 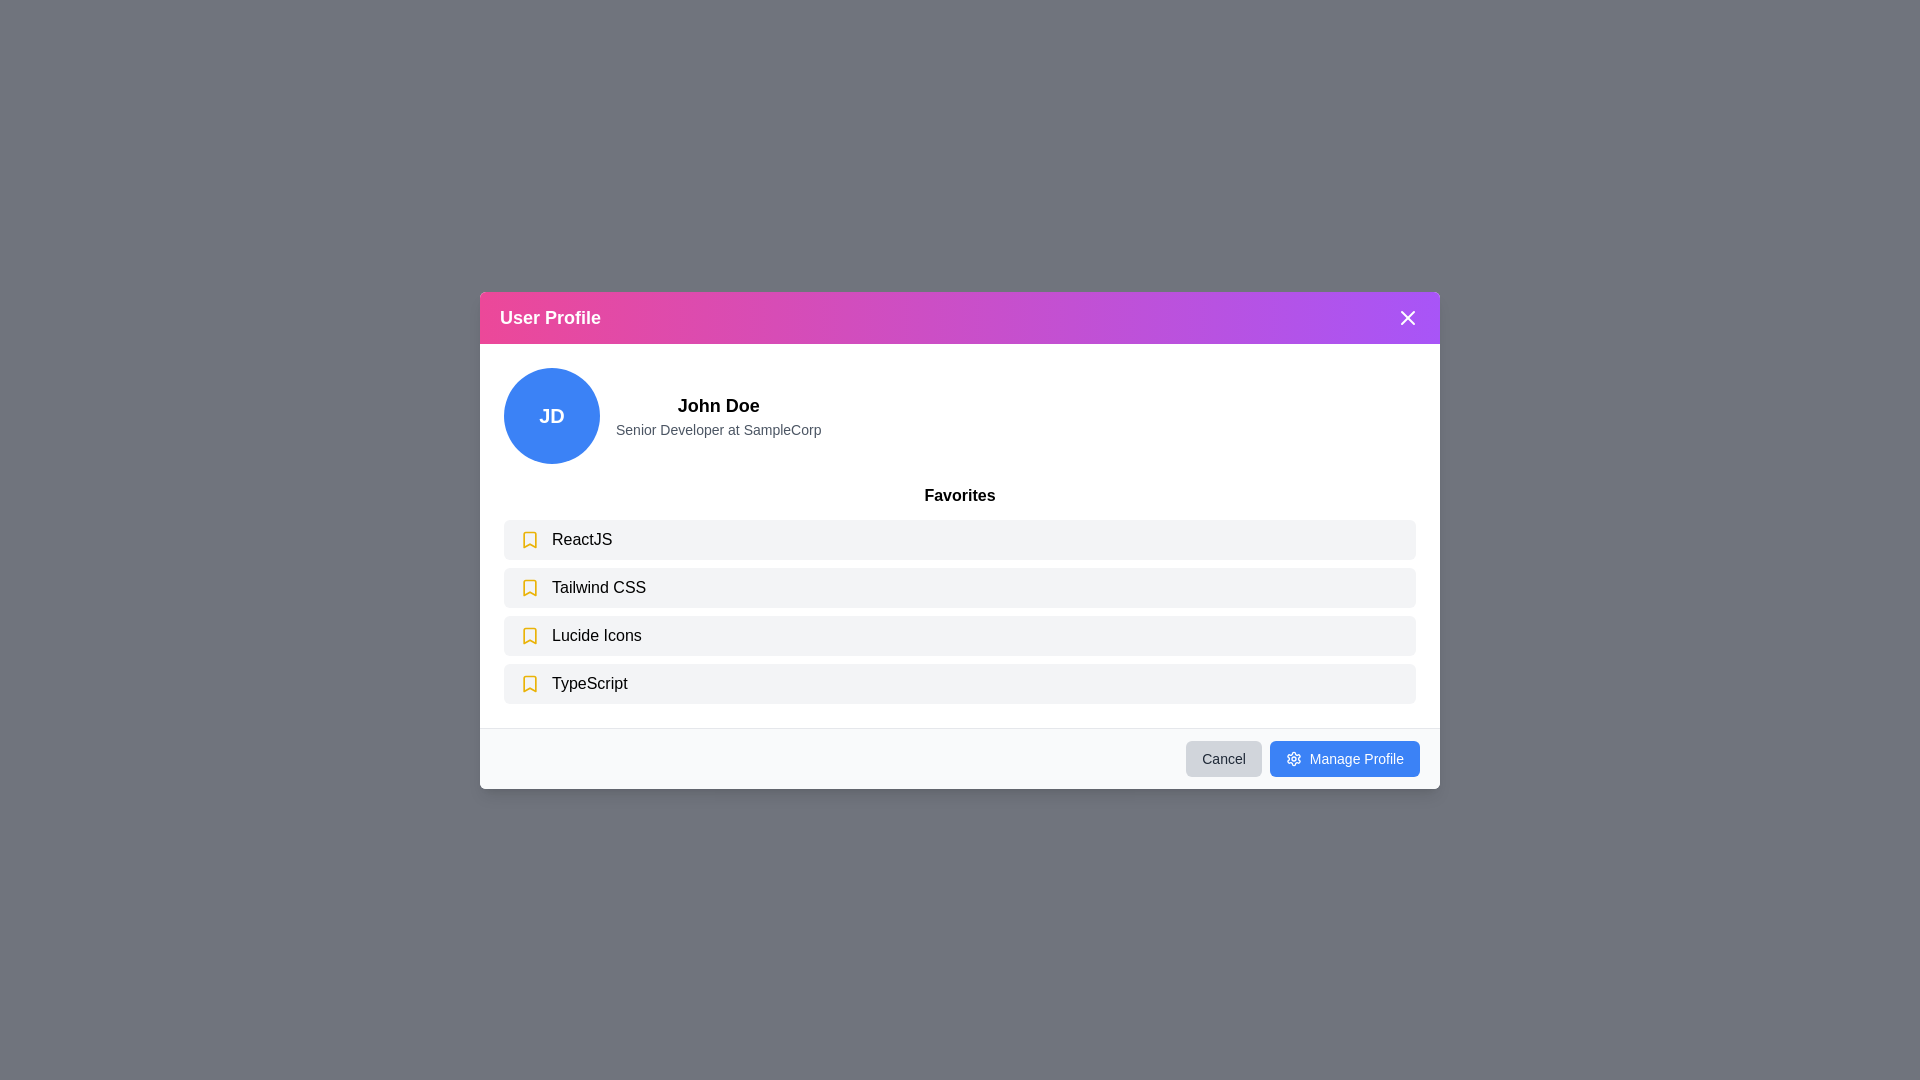 I want to click on the 'Tailwind CSS' list item, which is the second item in the 'Favorites' section of the user profile interface, so click(x=960, y=586).